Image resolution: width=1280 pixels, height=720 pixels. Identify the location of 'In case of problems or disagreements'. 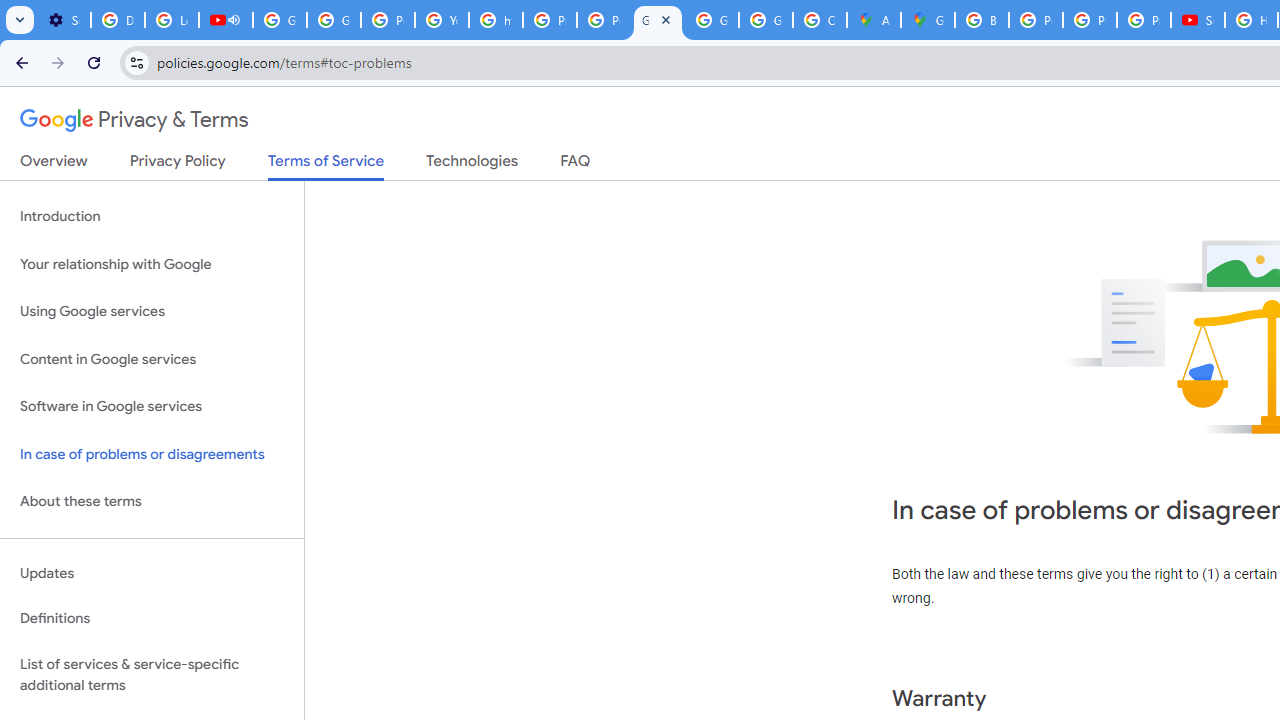
(151, 454).